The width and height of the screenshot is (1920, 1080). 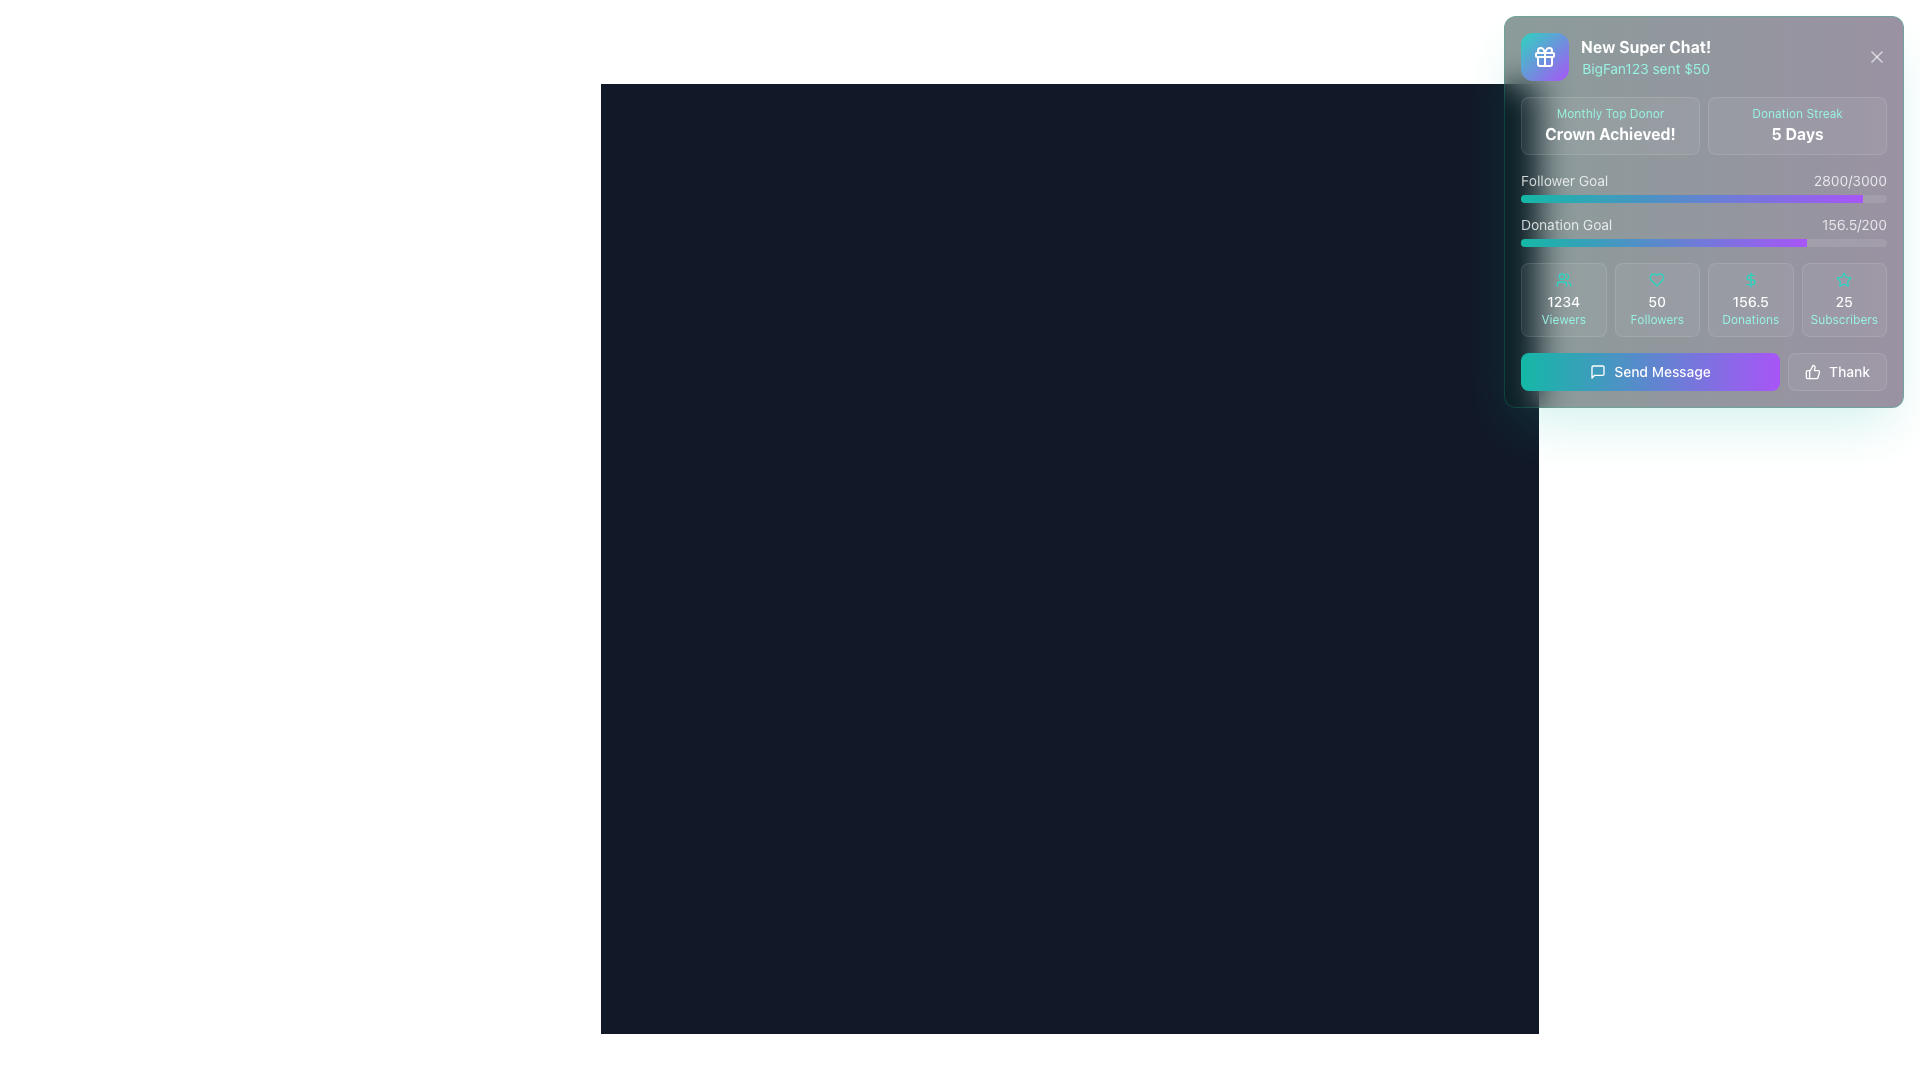 What do you see at coordinates (1544, 53) in the screenshot?
I see `the horizontal ribbon of the icon, which is a small rectangular graphical shape with slightly rounded corners positioned at the top of a gift box design` at bounding box center [1544, 53].